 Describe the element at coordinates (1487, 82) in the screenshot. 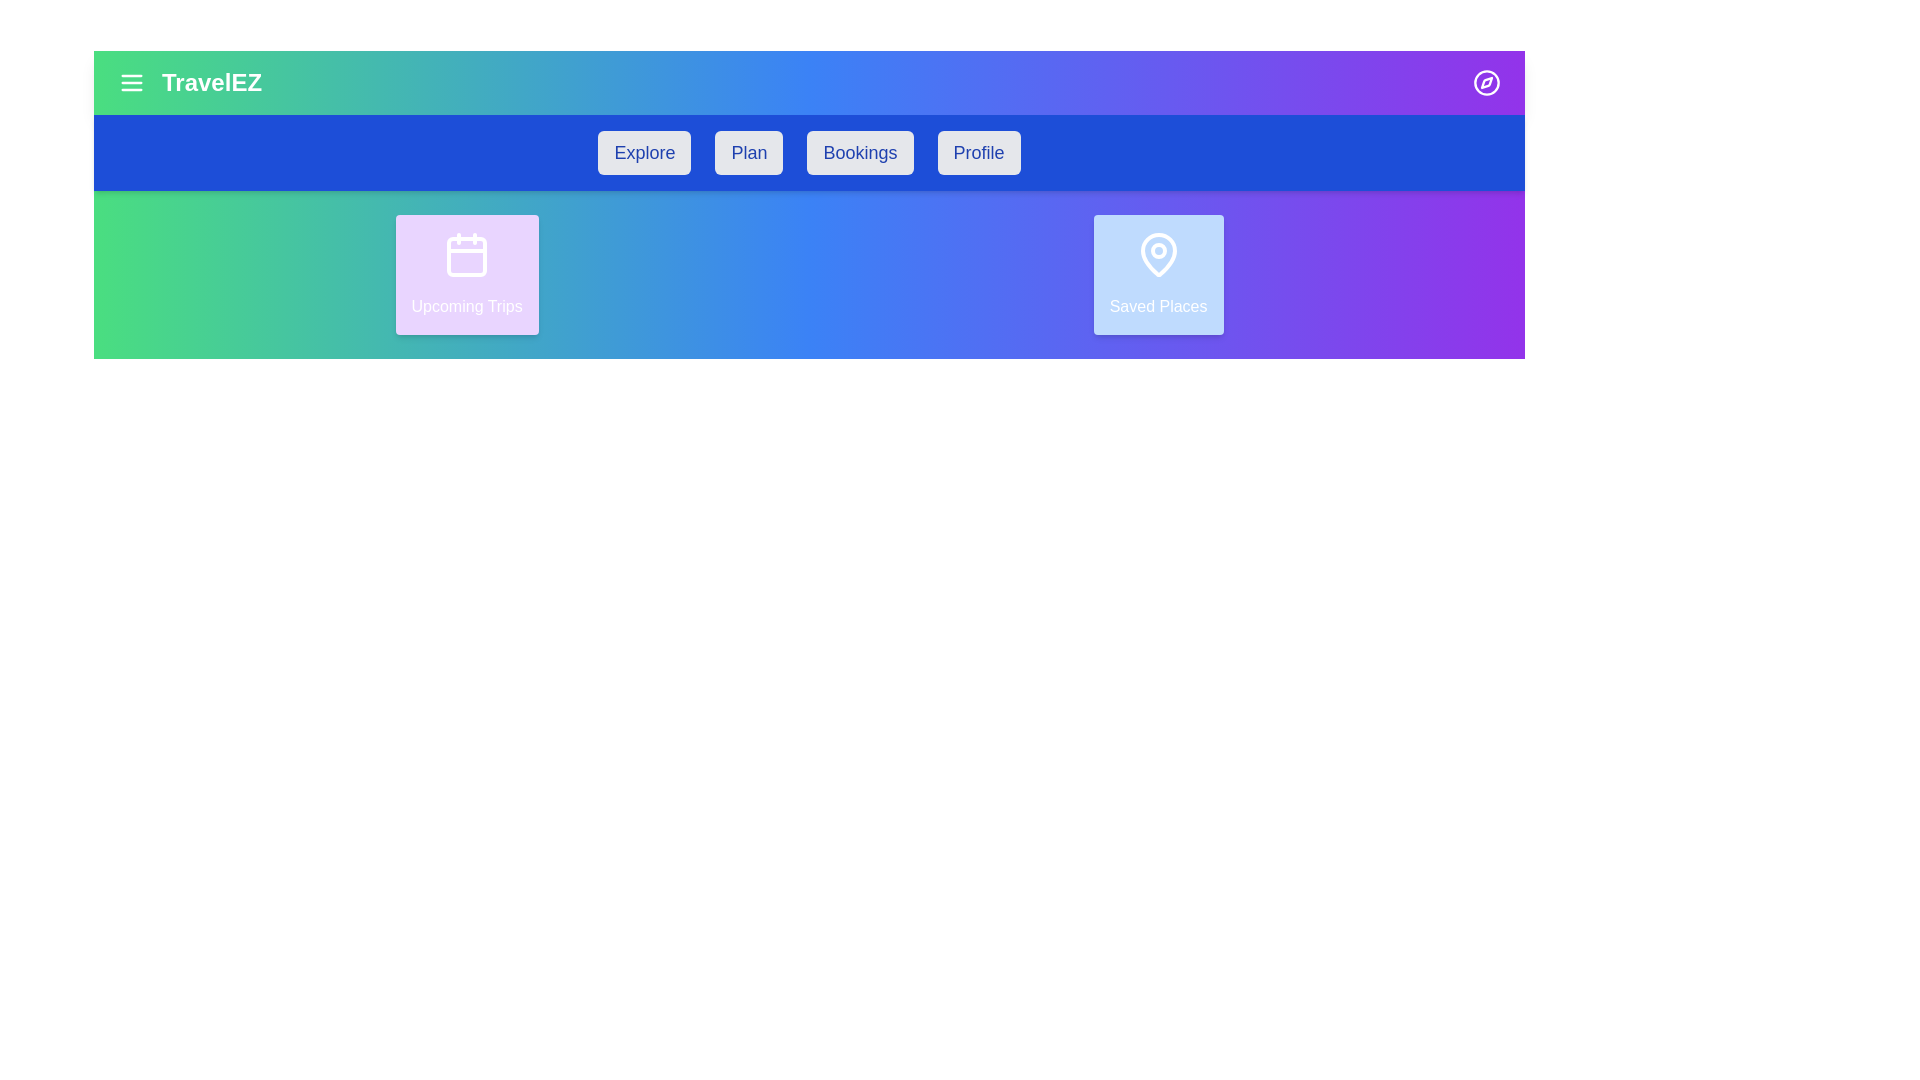

I see `the compass icon to open the compass feature` at that location.